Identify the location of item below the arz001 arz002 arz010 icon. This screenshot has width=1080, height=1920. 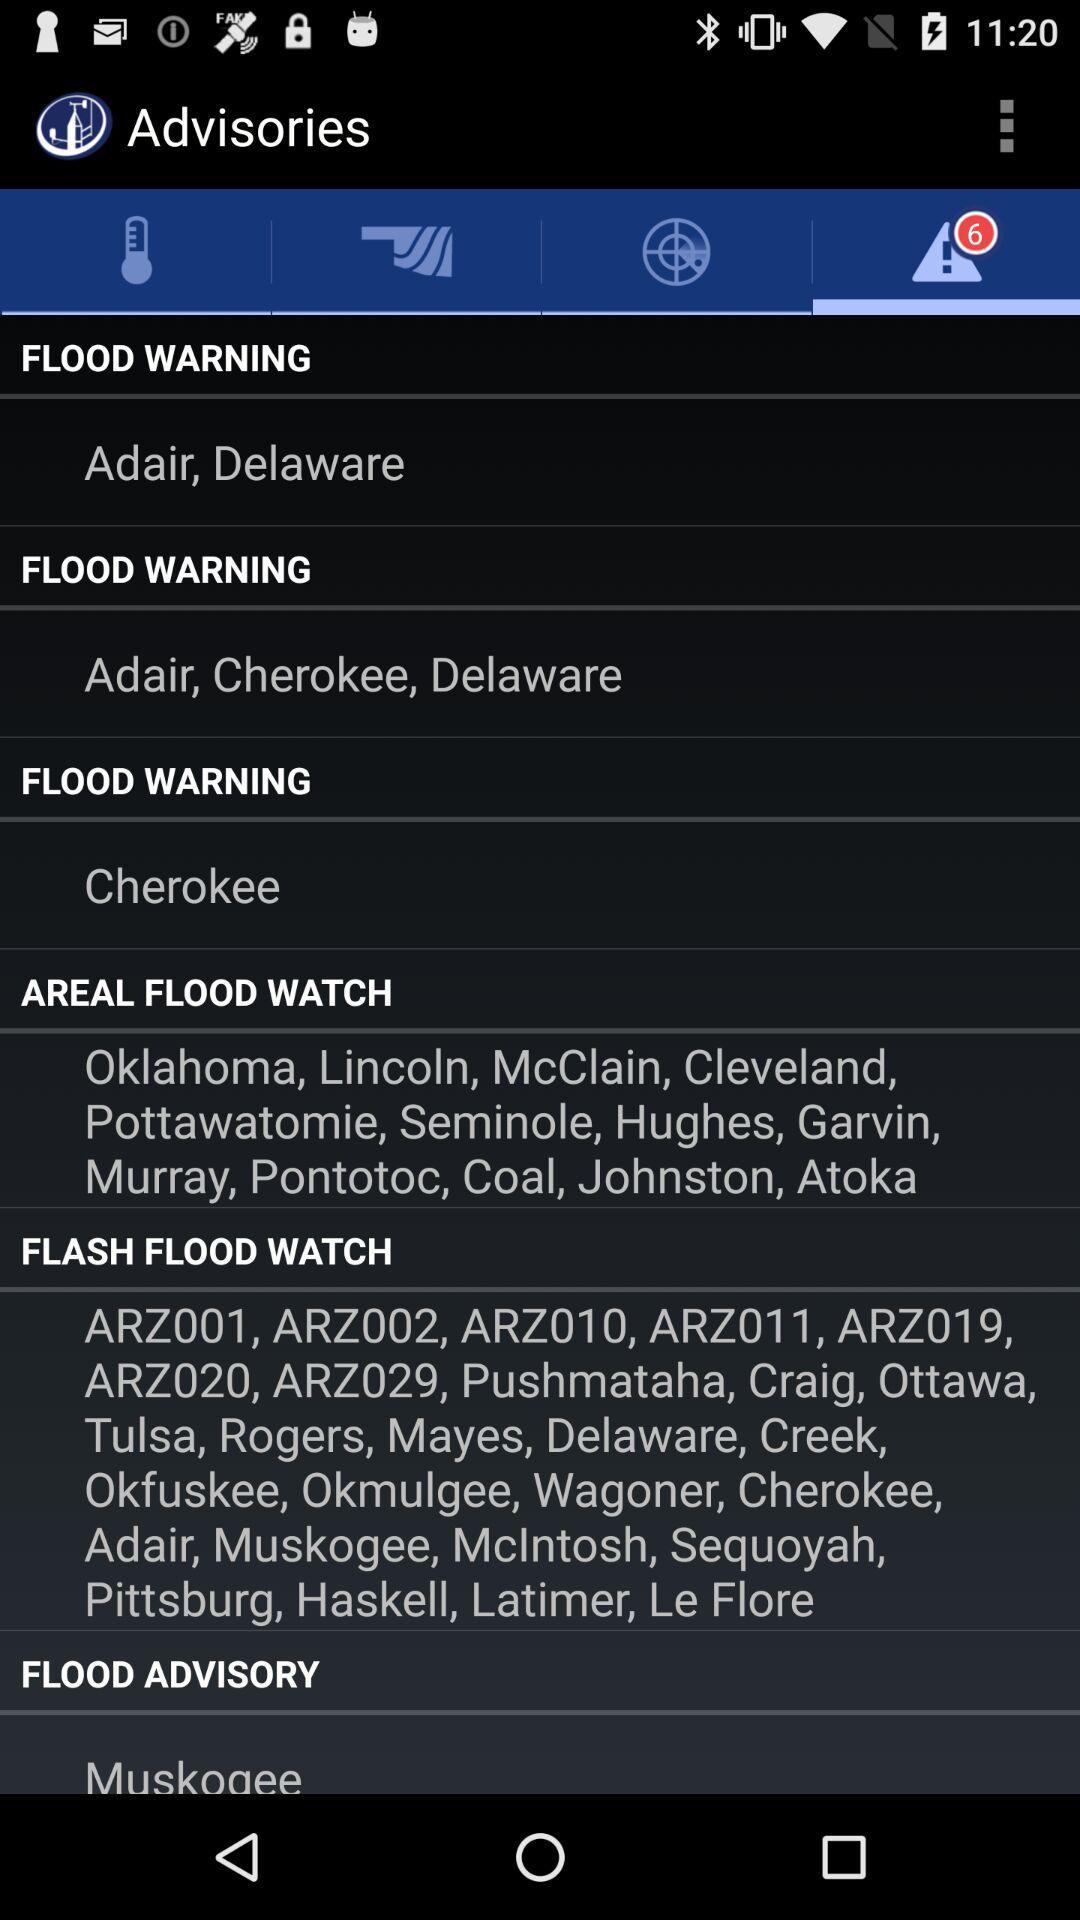
(540, 1673).